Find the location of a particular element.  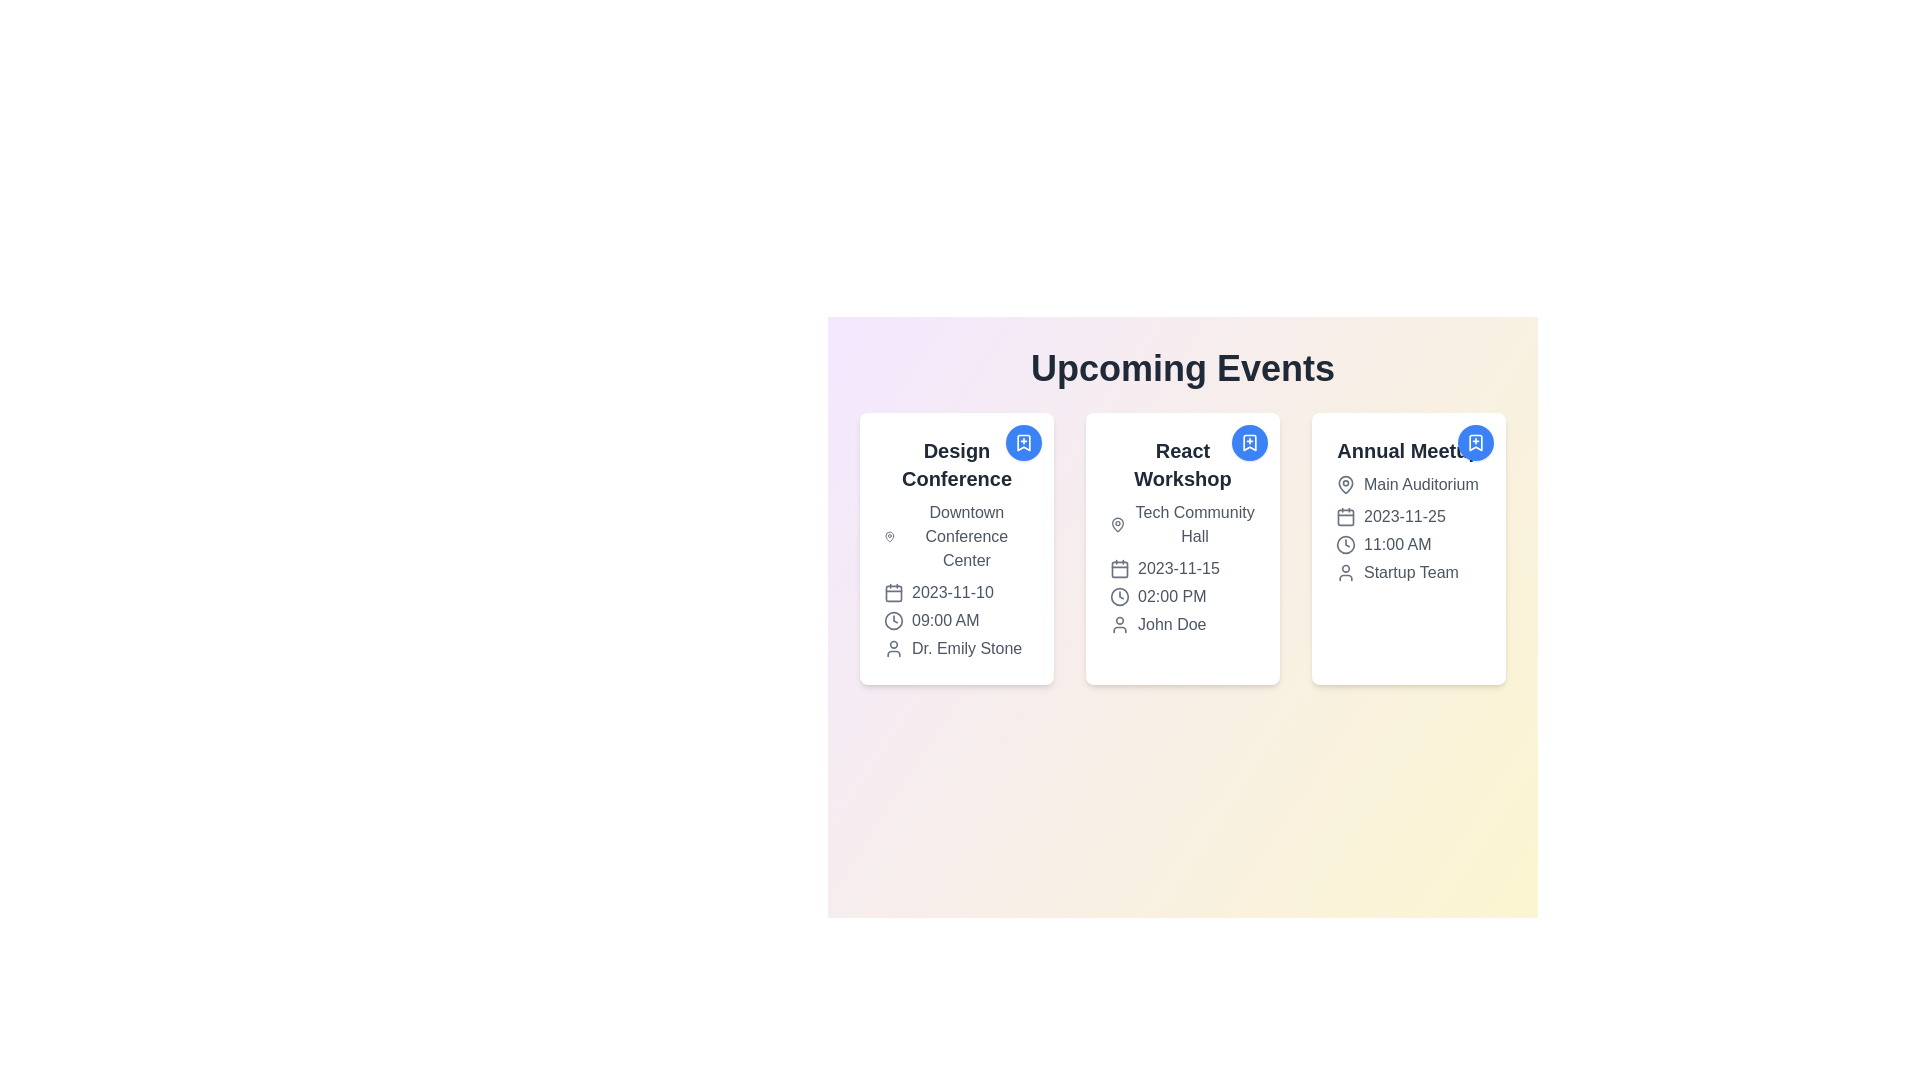

the location pin icon located to the left of the 'Tech Community Hall' label under 'React Workshop' is located at coordinates (1117, 523).